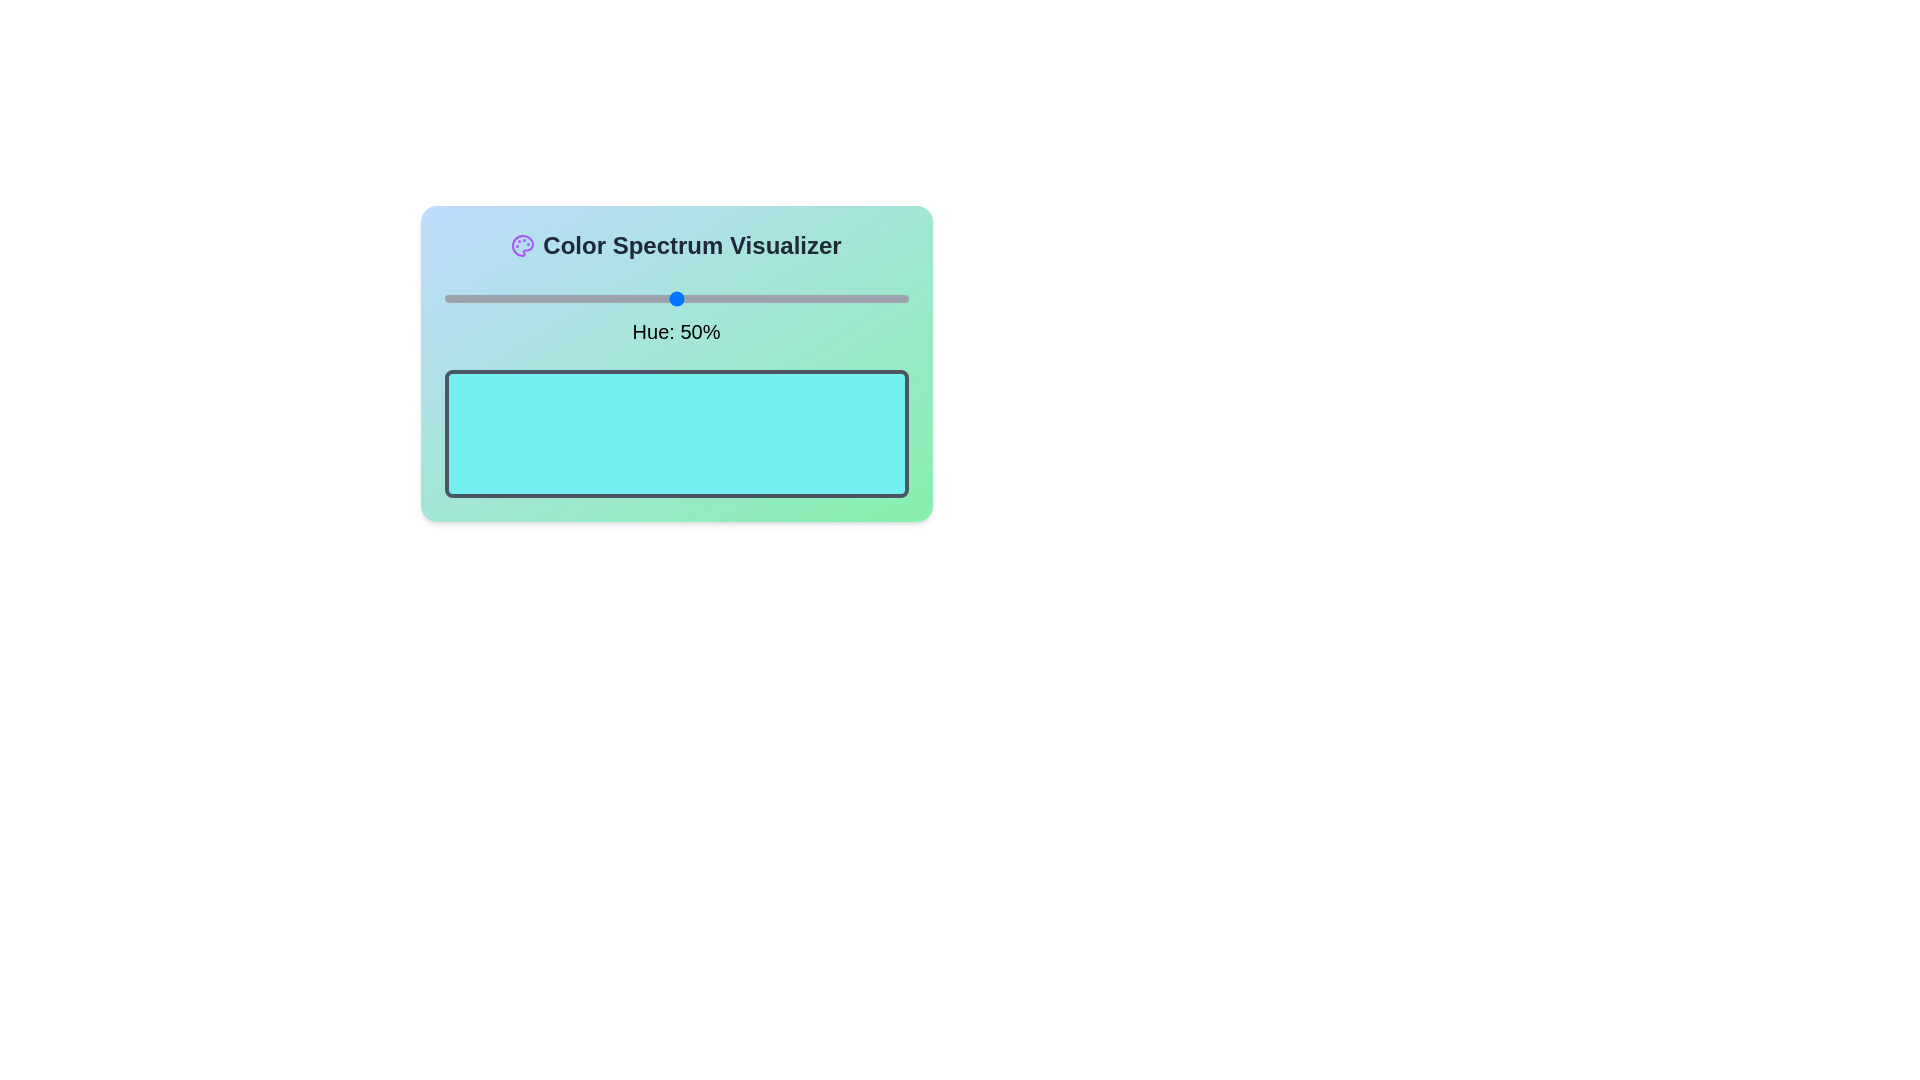  Describe the element at coordinates (811, 299) in the screenshot. I see `the slider to set the hue to 79%` at that location.